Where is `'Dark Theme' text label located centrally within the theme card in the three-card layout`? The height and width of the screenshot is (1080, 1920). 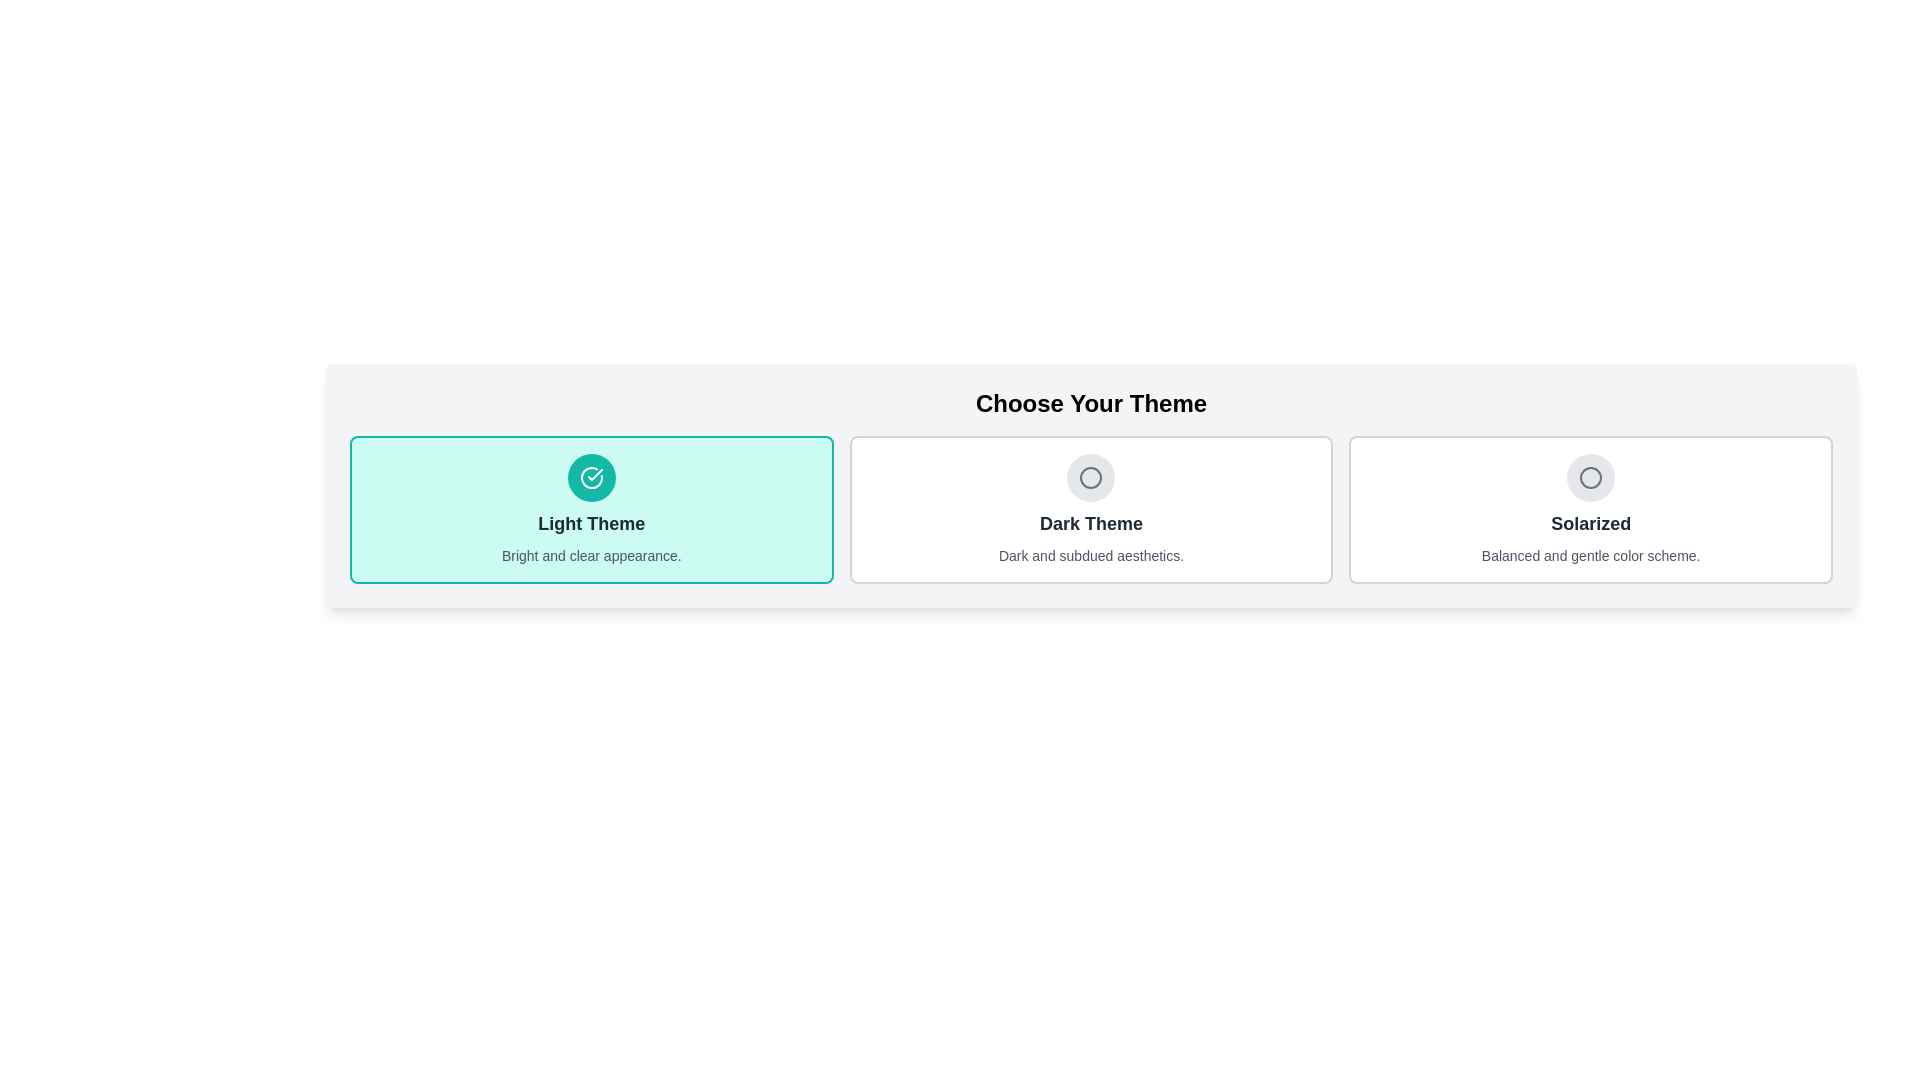 'Dark Theme' text label located centrally within the theme card in the three-card layout is located at coordinates (1090, 523).